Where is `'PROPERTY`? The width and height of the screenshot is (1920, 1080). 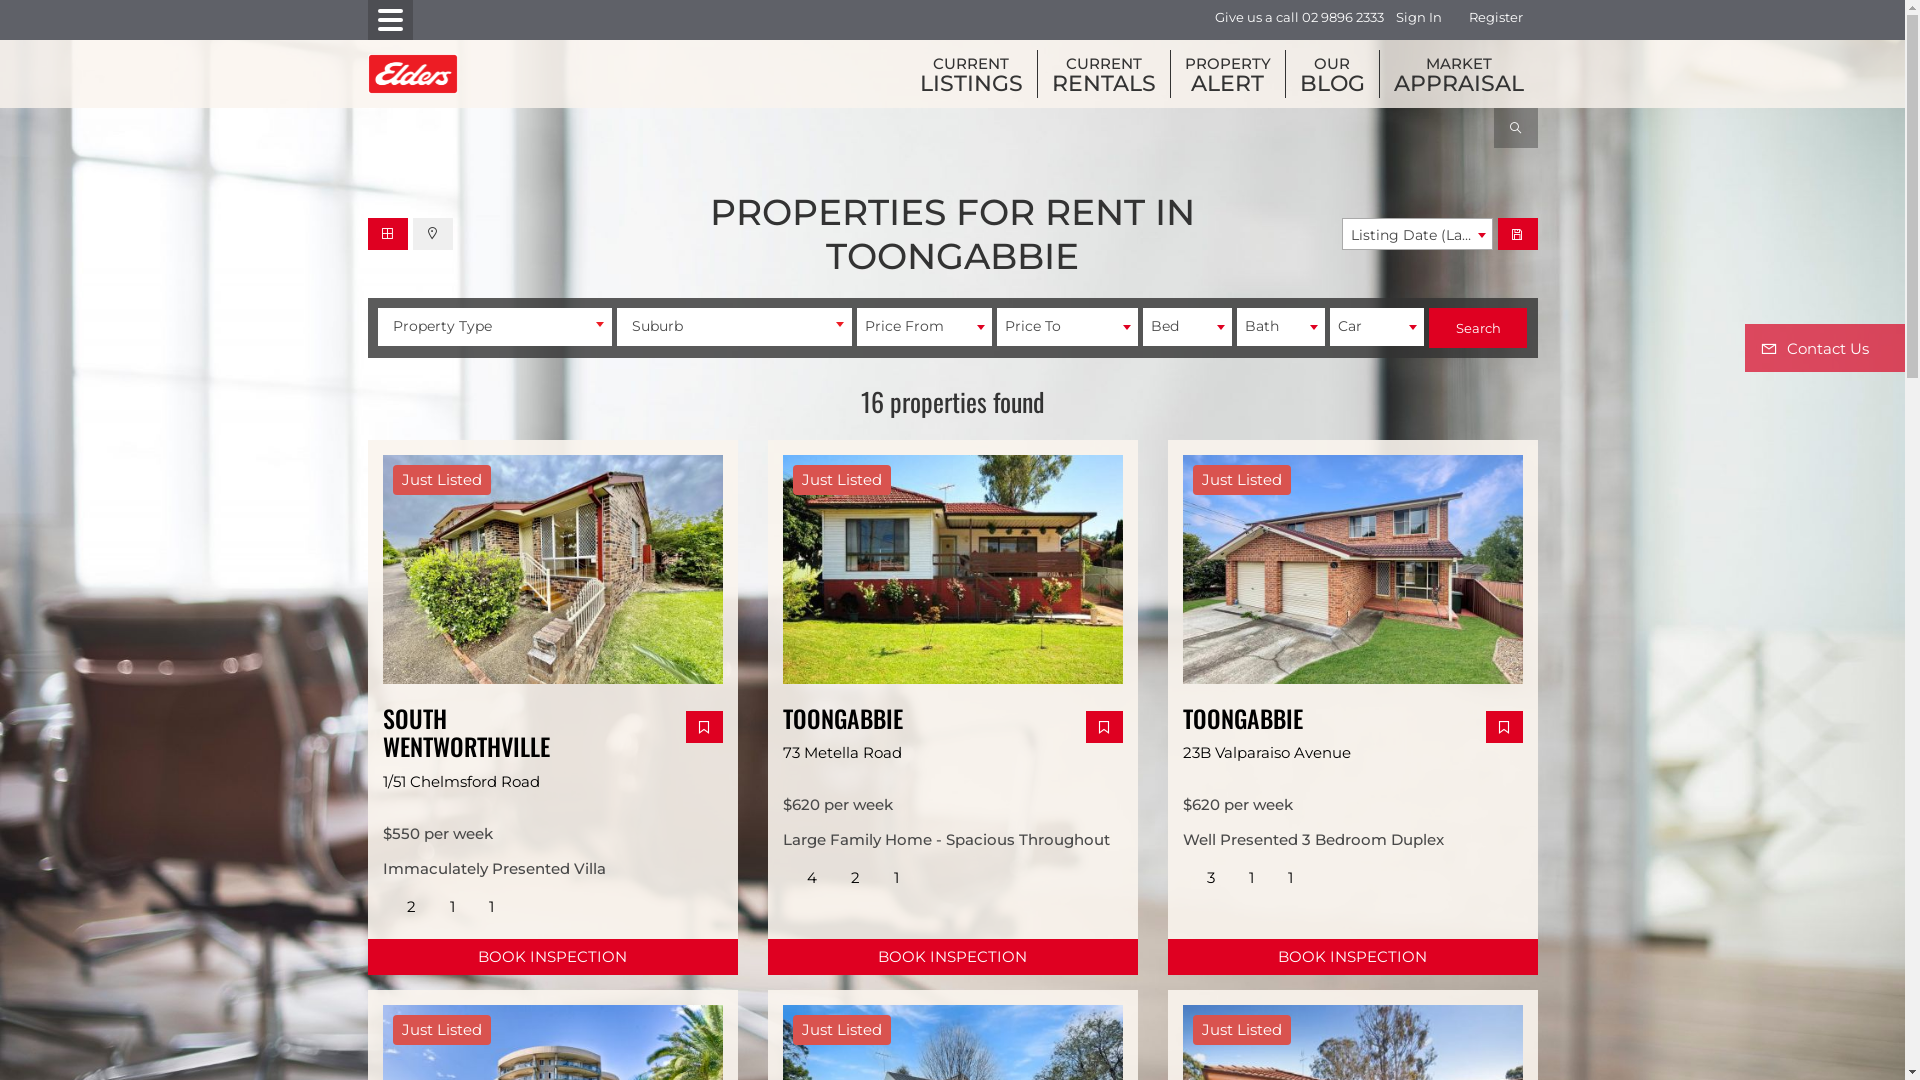 'PROPERTY is located at coordinates (1226, 72).